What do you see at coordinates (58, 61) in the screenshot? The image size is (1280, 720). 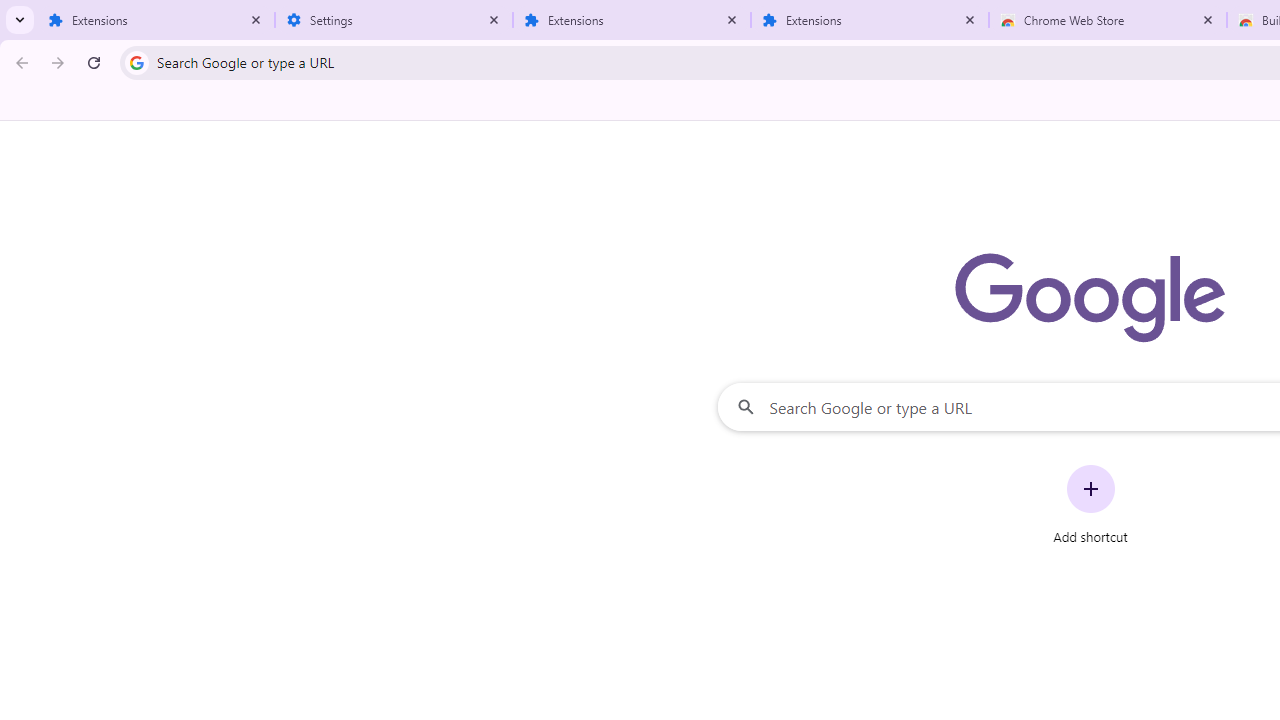 I see `'Forward'` at bounding box center [58, 61].